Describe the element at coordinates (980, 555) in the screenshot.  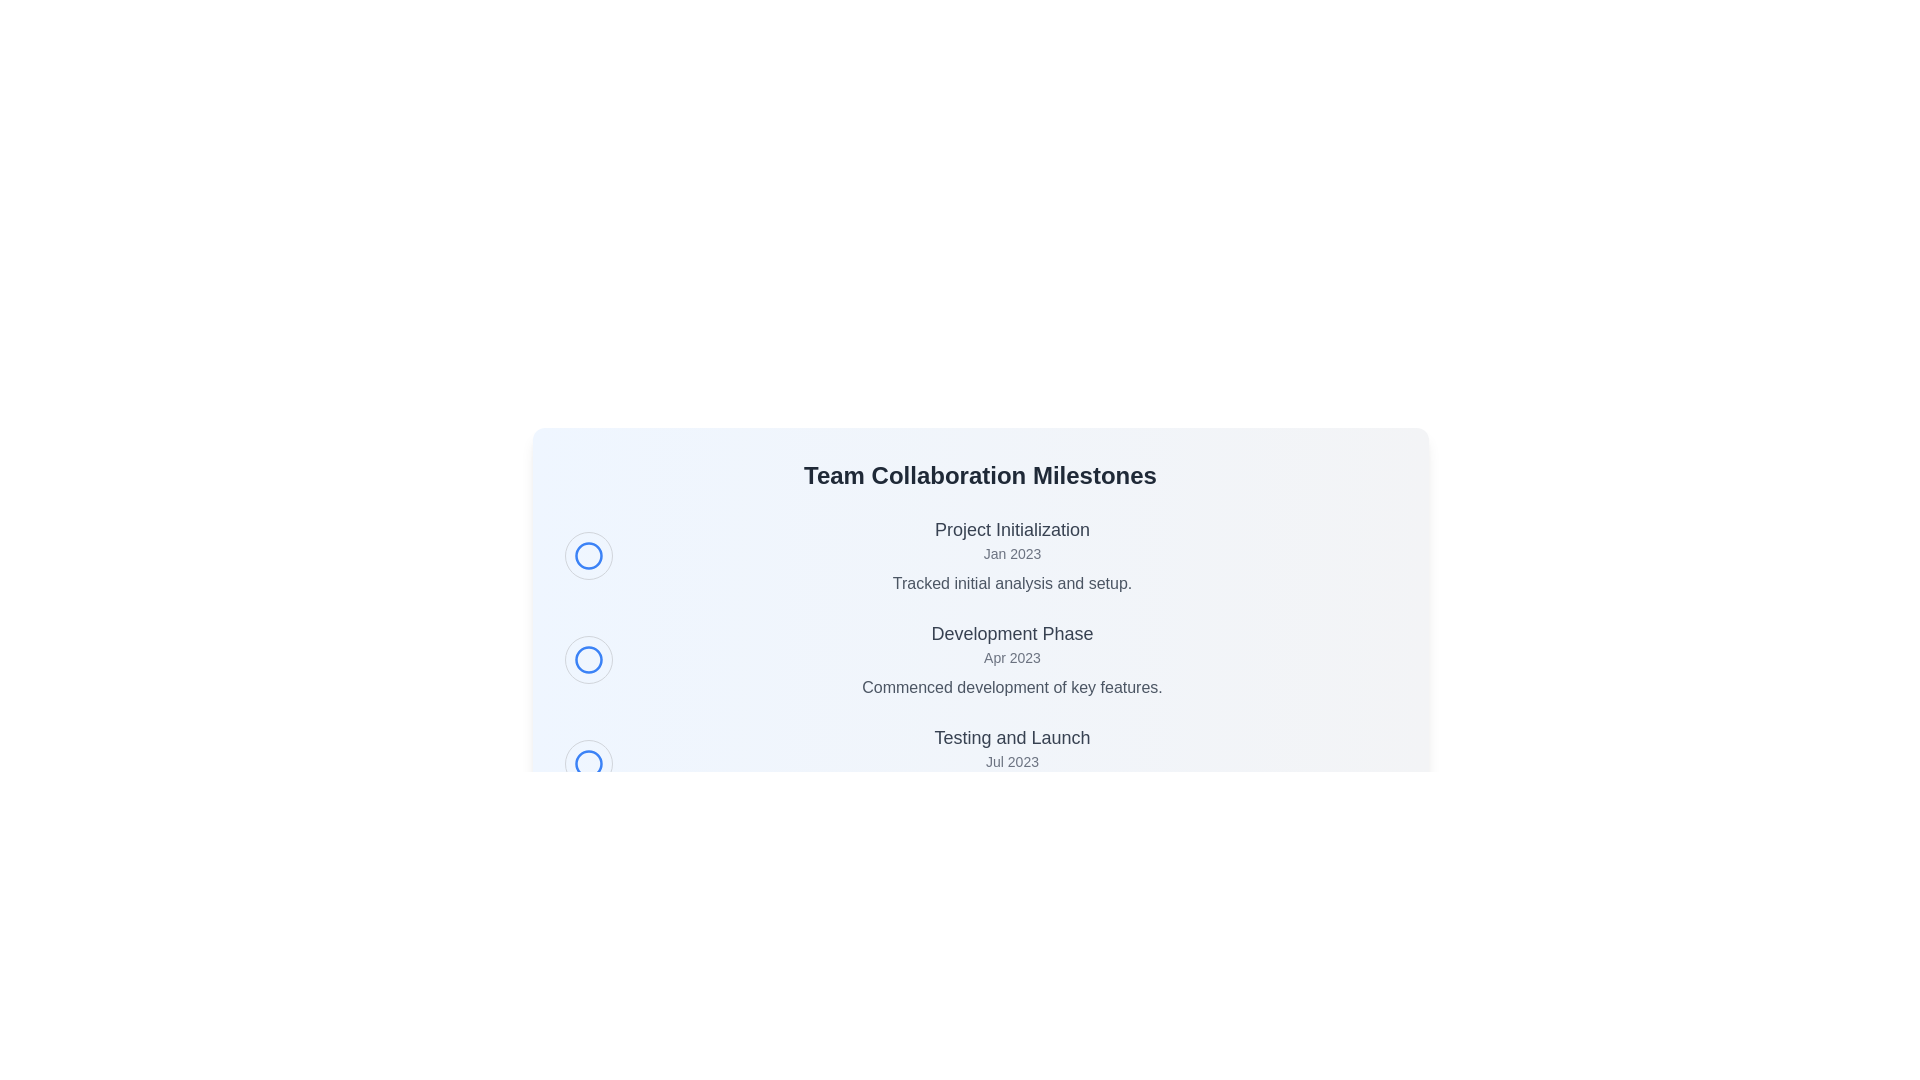
I see `the first list item in the 'Team Collaboration Milestones' section, which contains the title 'Project Initialization', the date 'Jan 2023', and the description 'Tracked initial analysis and setup.'` at that location.